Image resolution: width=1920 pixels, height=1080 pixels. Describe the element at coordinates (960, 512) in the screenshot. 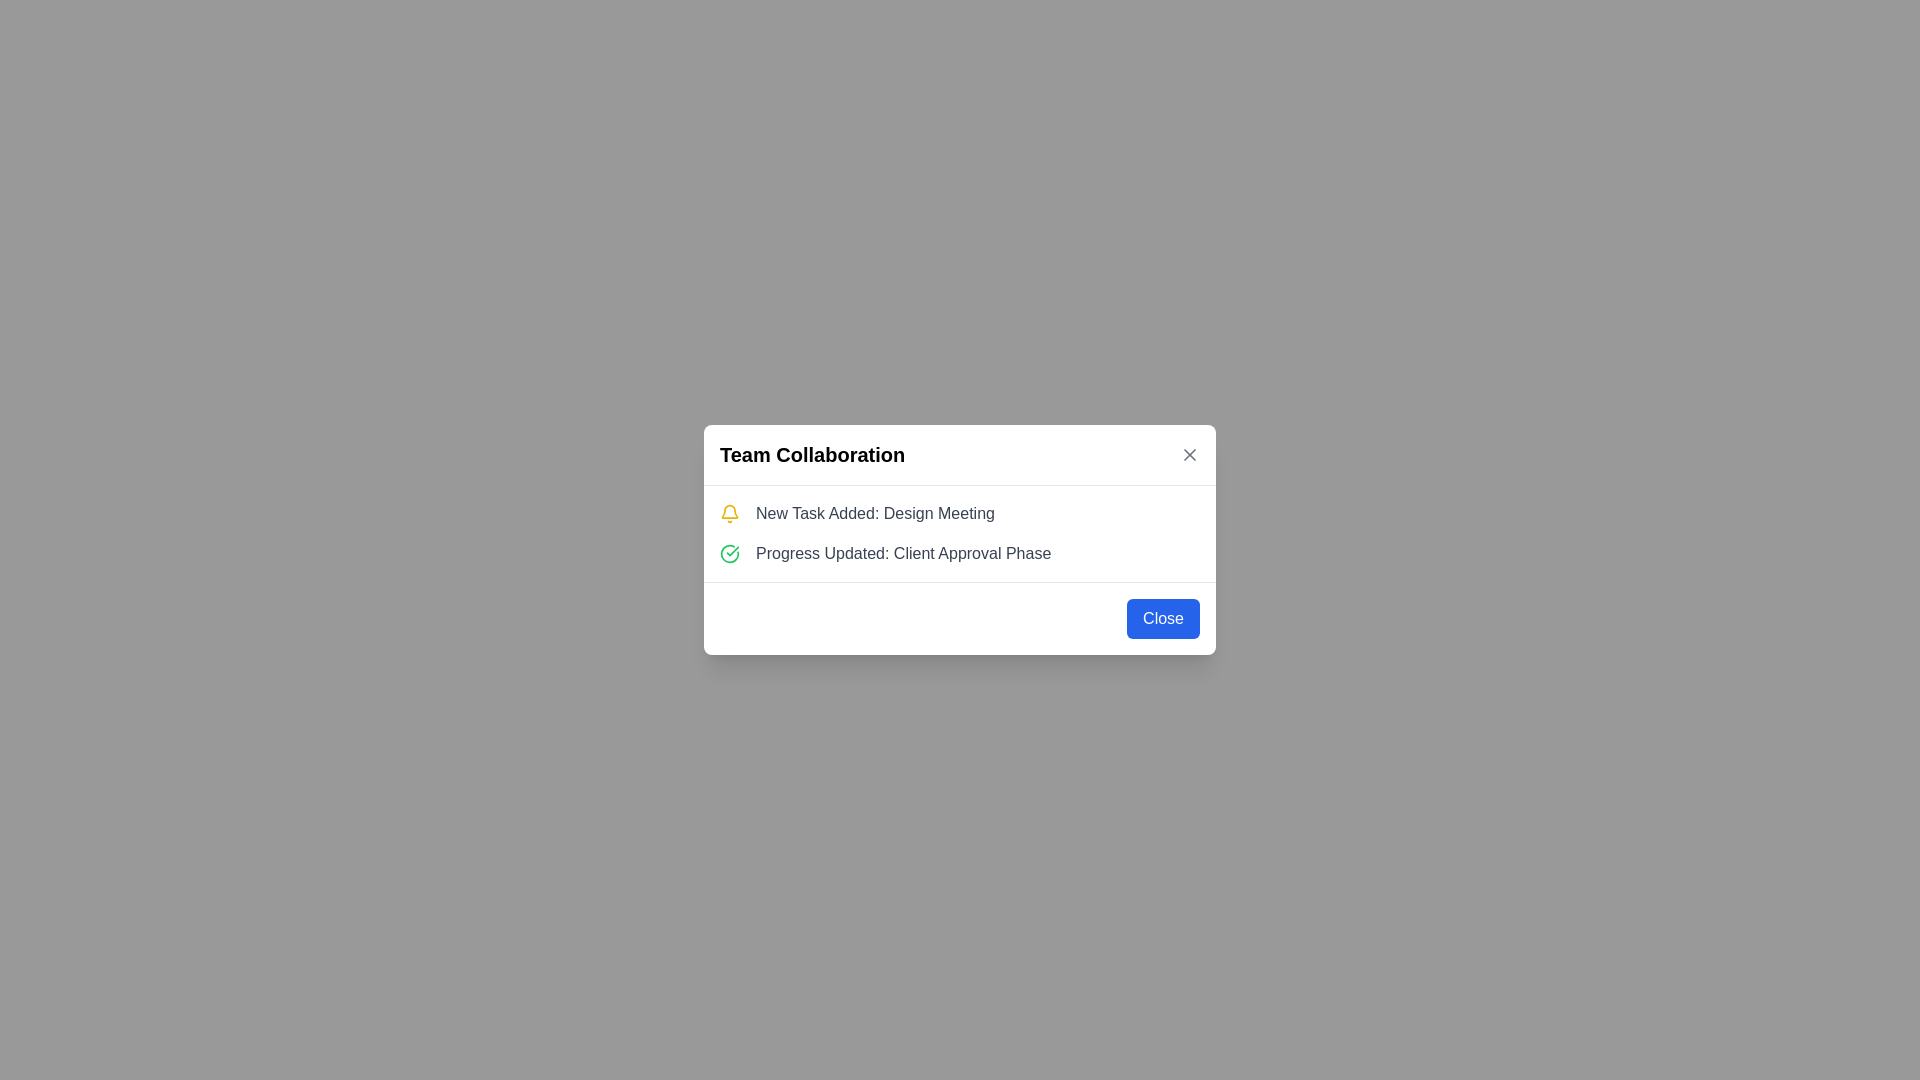

I see `the notification entry displaying 'New Task Added: Design Meeting', which is the first item in the notification list below 'Team Collaboration'` at that location.